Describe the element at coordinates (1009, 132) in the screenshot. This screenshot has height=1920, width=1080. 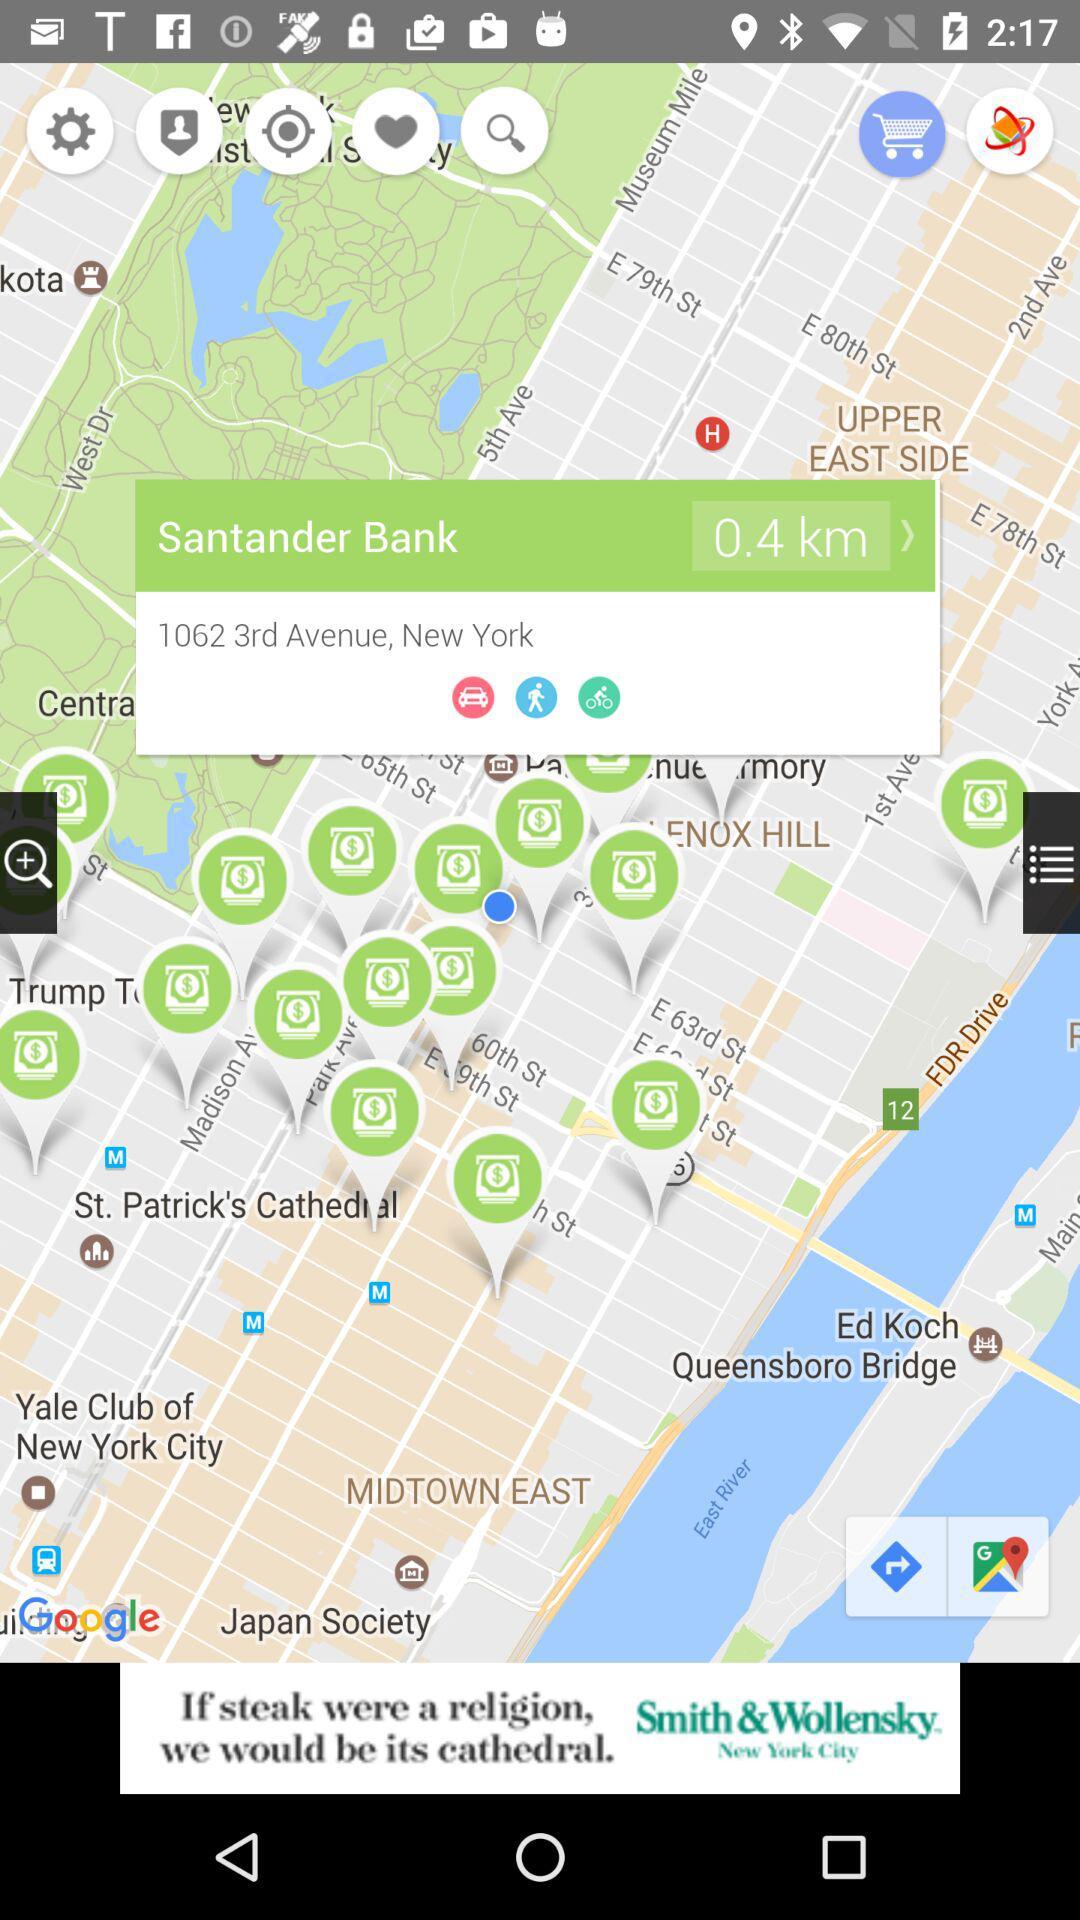
I see `3d toggle` at that location.